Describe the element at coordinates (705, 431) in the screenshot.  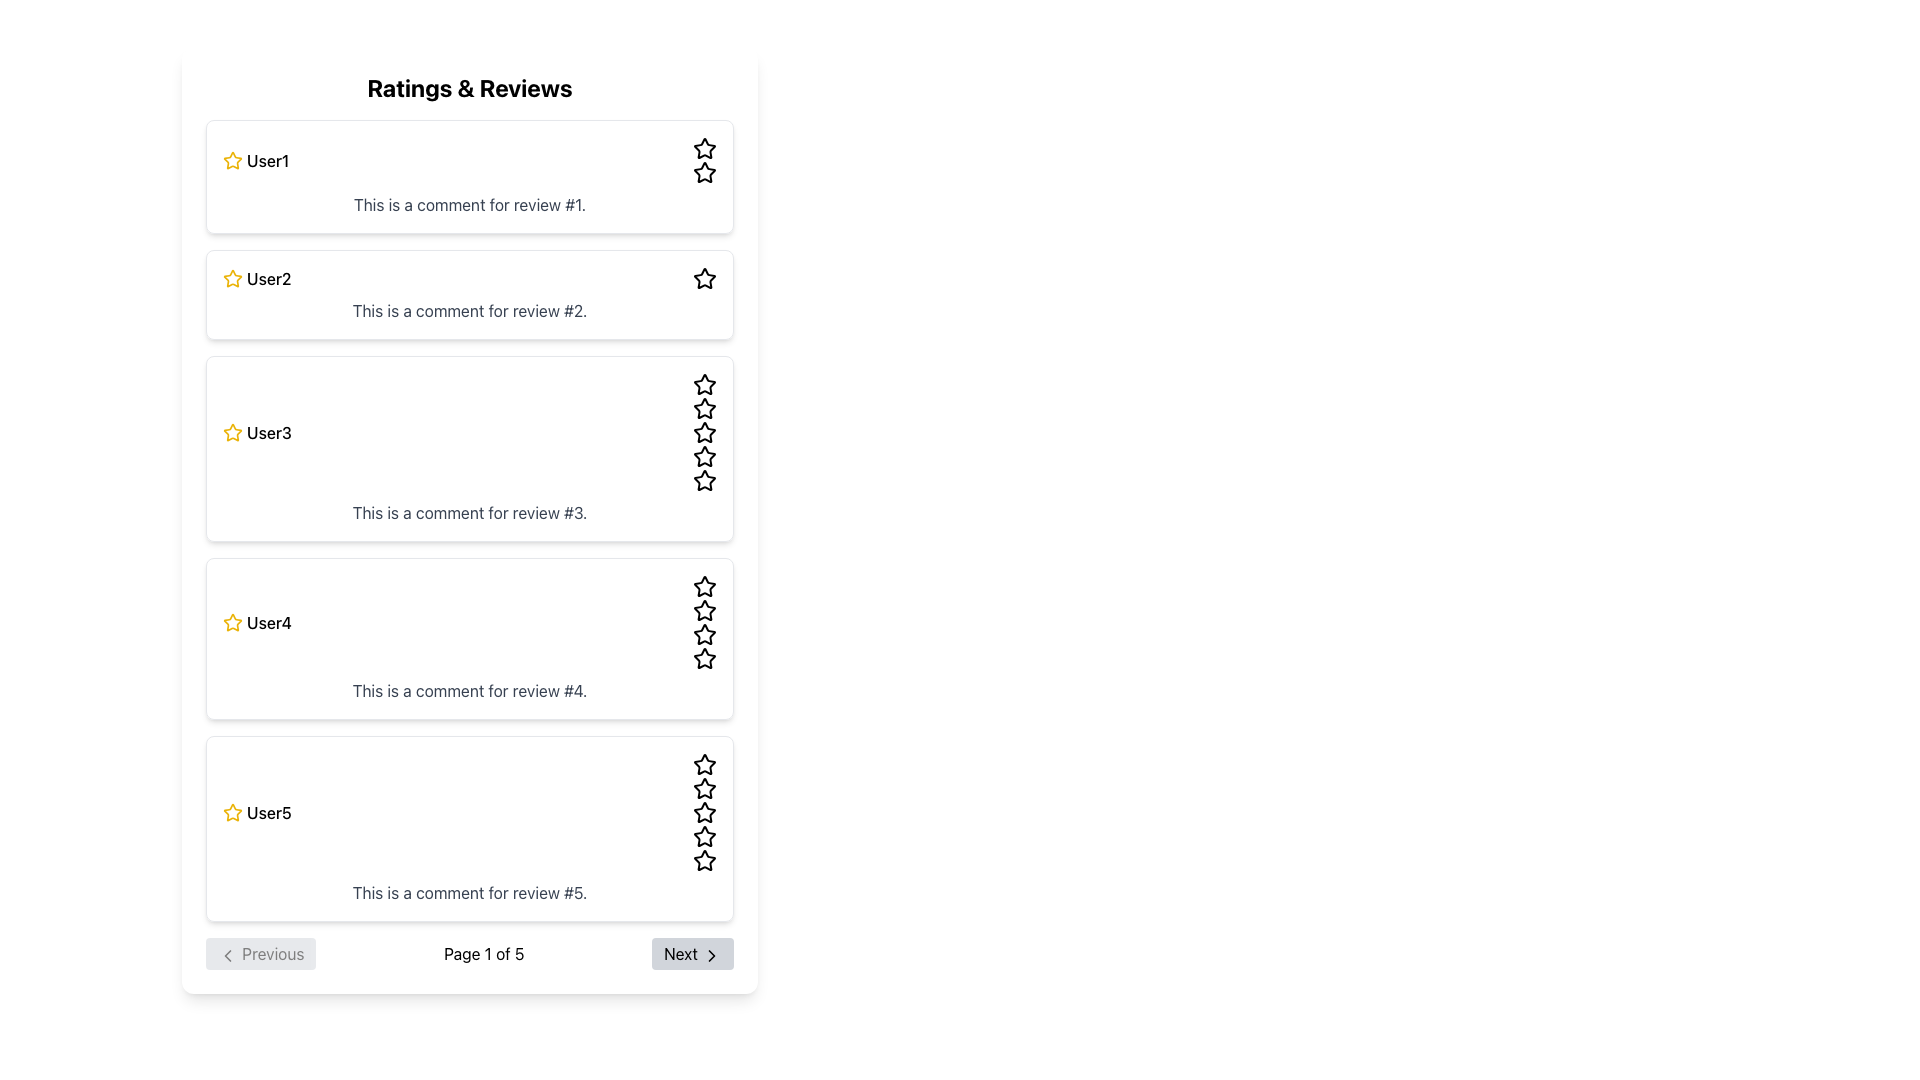
I see `the third star icon in the rating system associated with the review labeled 'User3'` at that location.